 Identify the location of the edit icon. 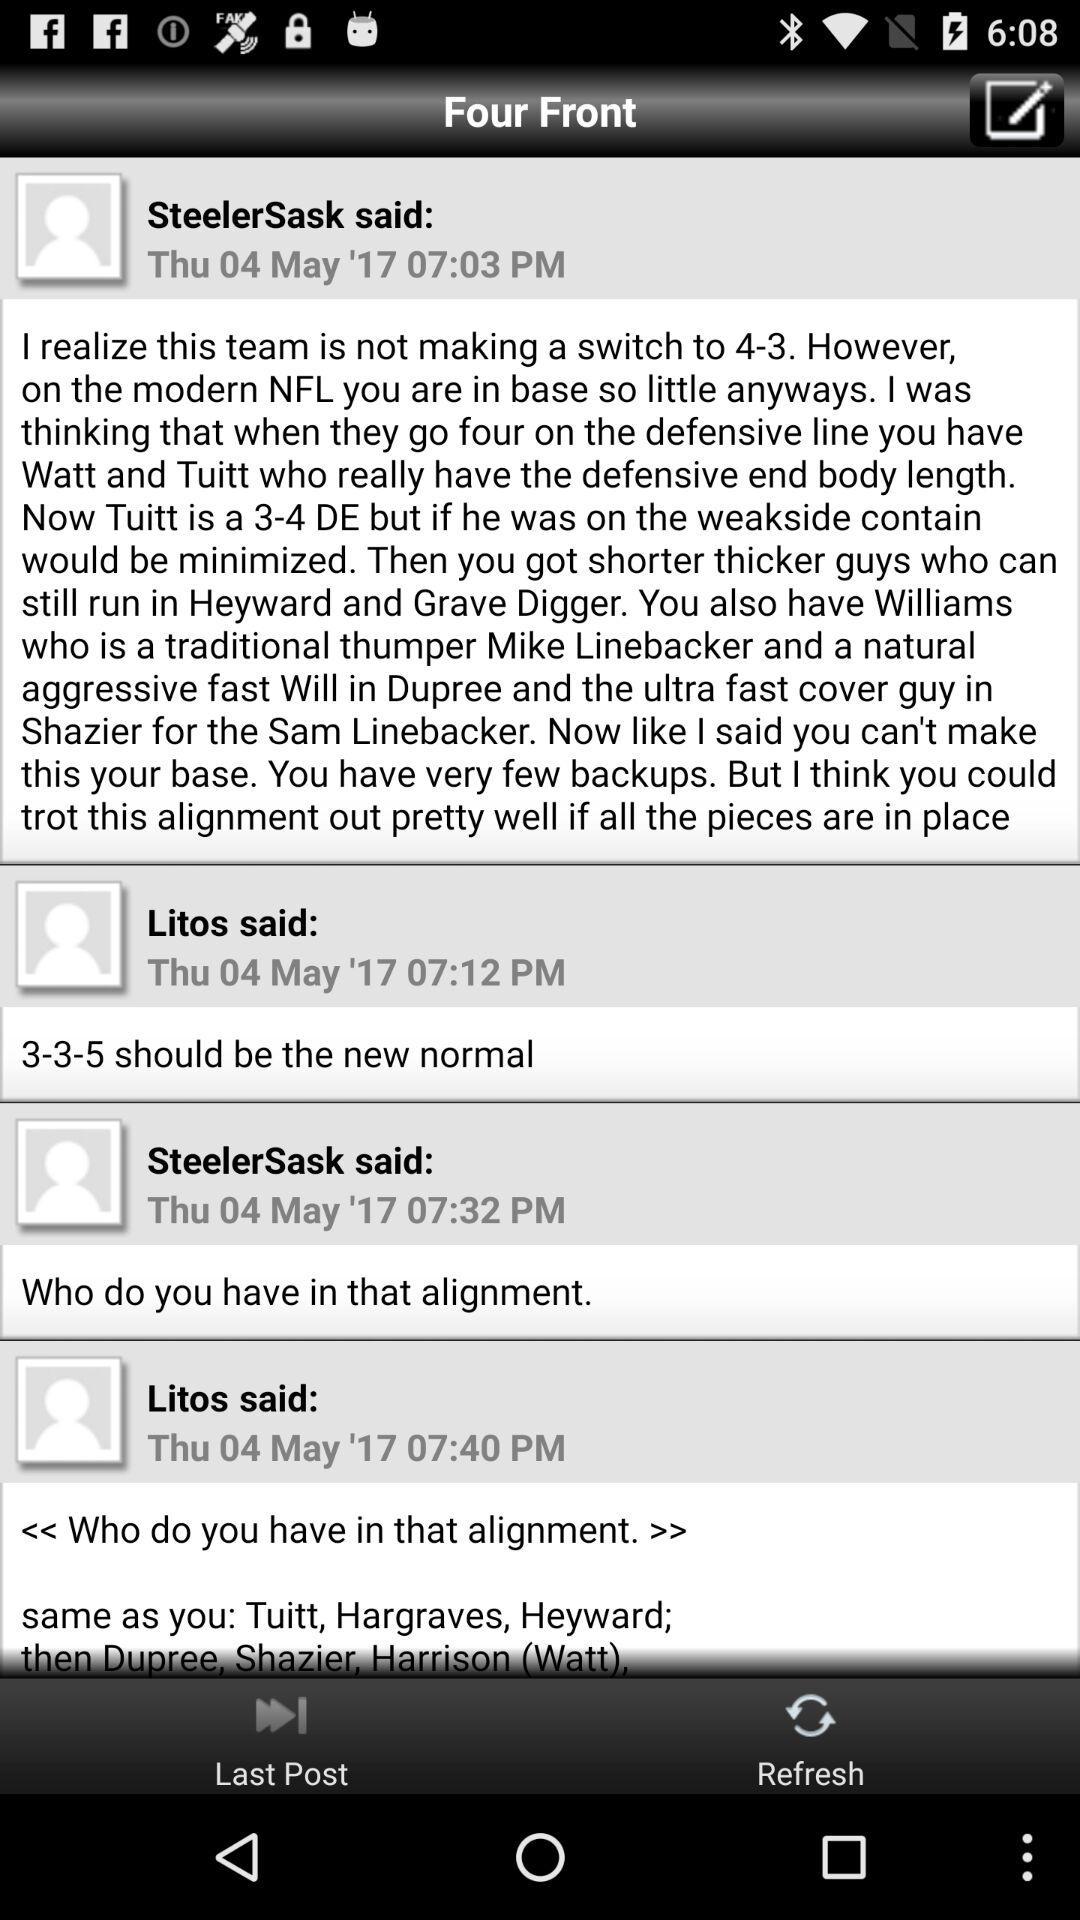
(1017, 117).